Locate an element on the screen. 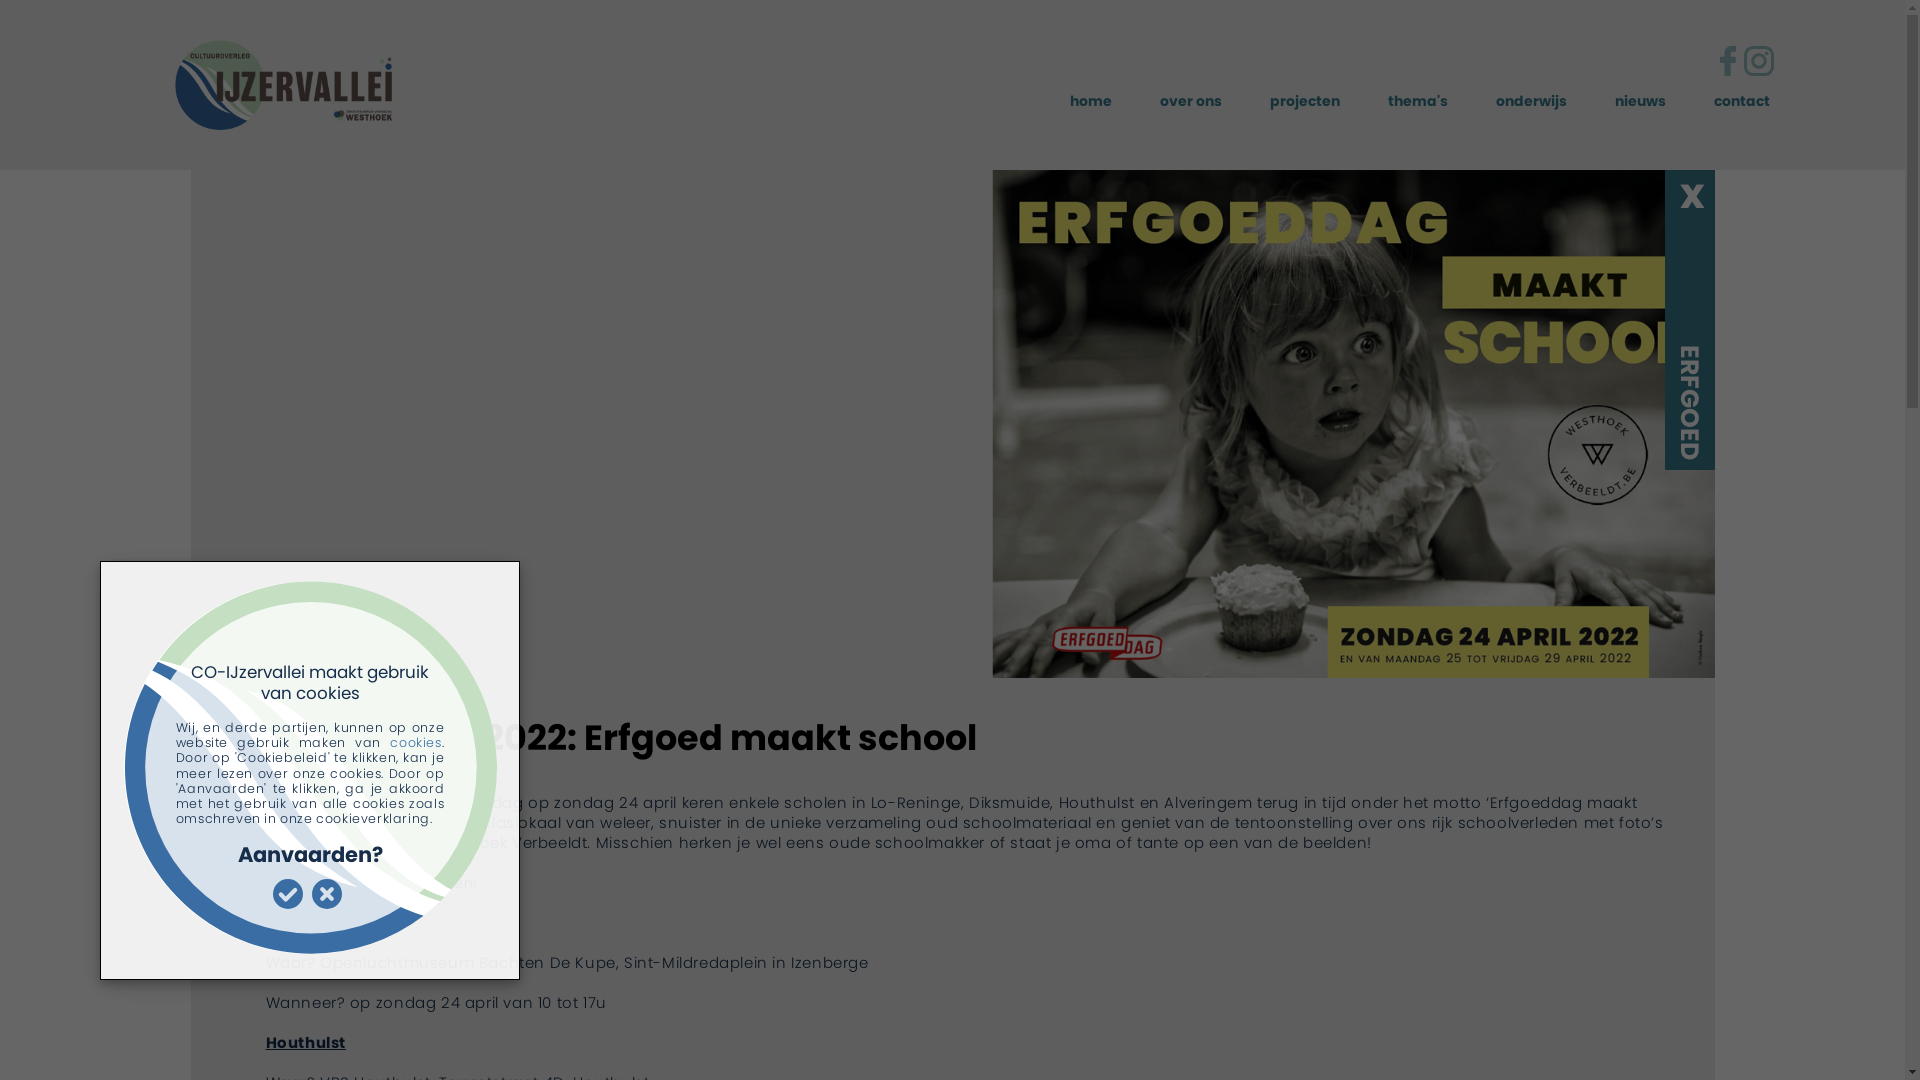 This screenshot has height=1080, width=1920. 'projecten' is located at coordinates (1269, 102).